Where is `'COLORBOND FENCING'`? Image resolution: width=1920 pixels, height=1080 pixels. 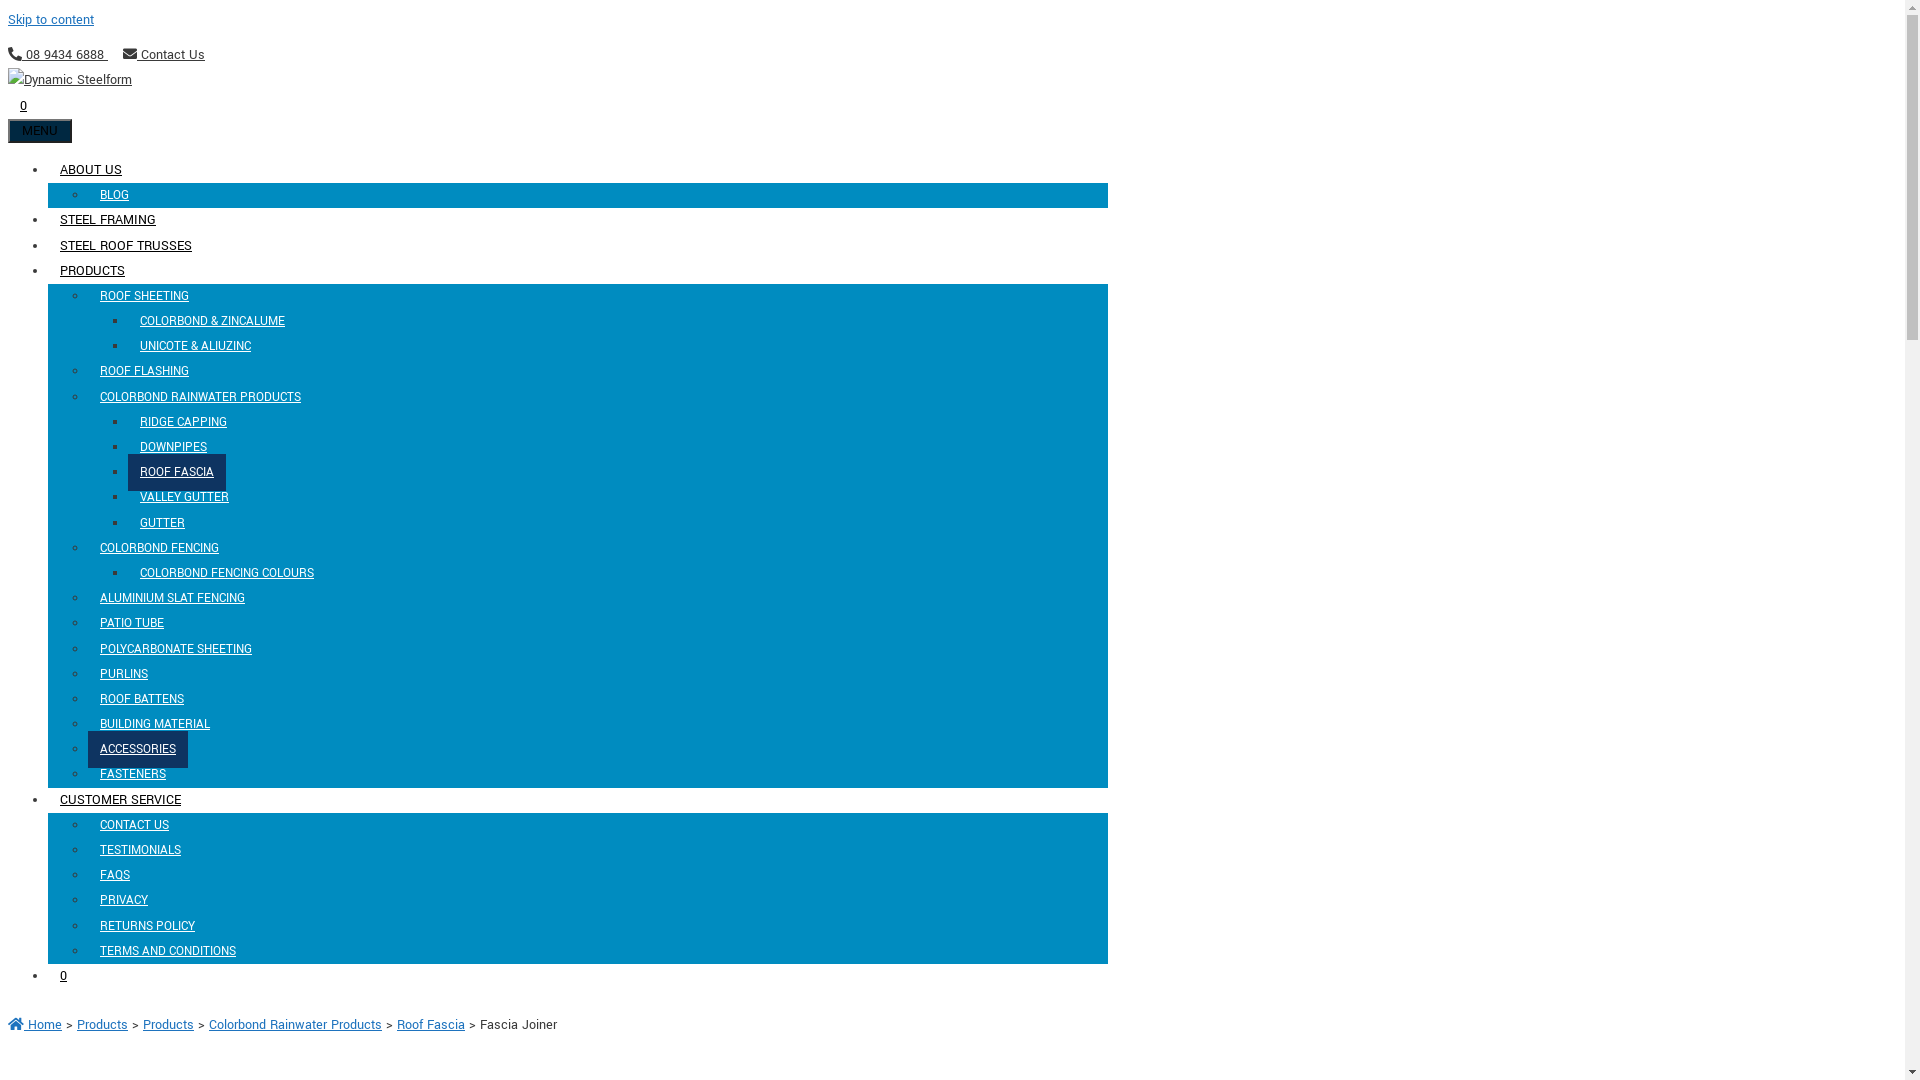 'COLORBOND FENCING' is located at coordinates (165, 548).